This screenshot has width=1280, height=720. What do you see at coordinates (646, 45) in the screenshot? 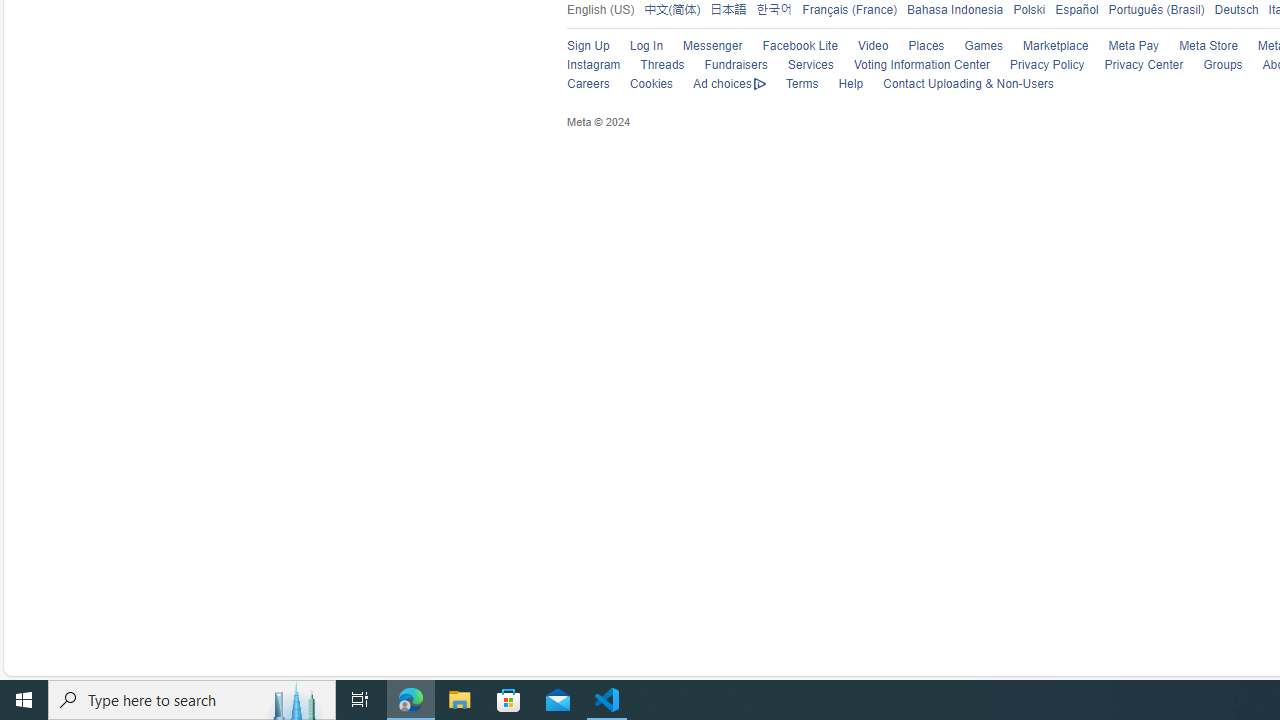
I see `'Log In'` at bounding box center [646, 45].